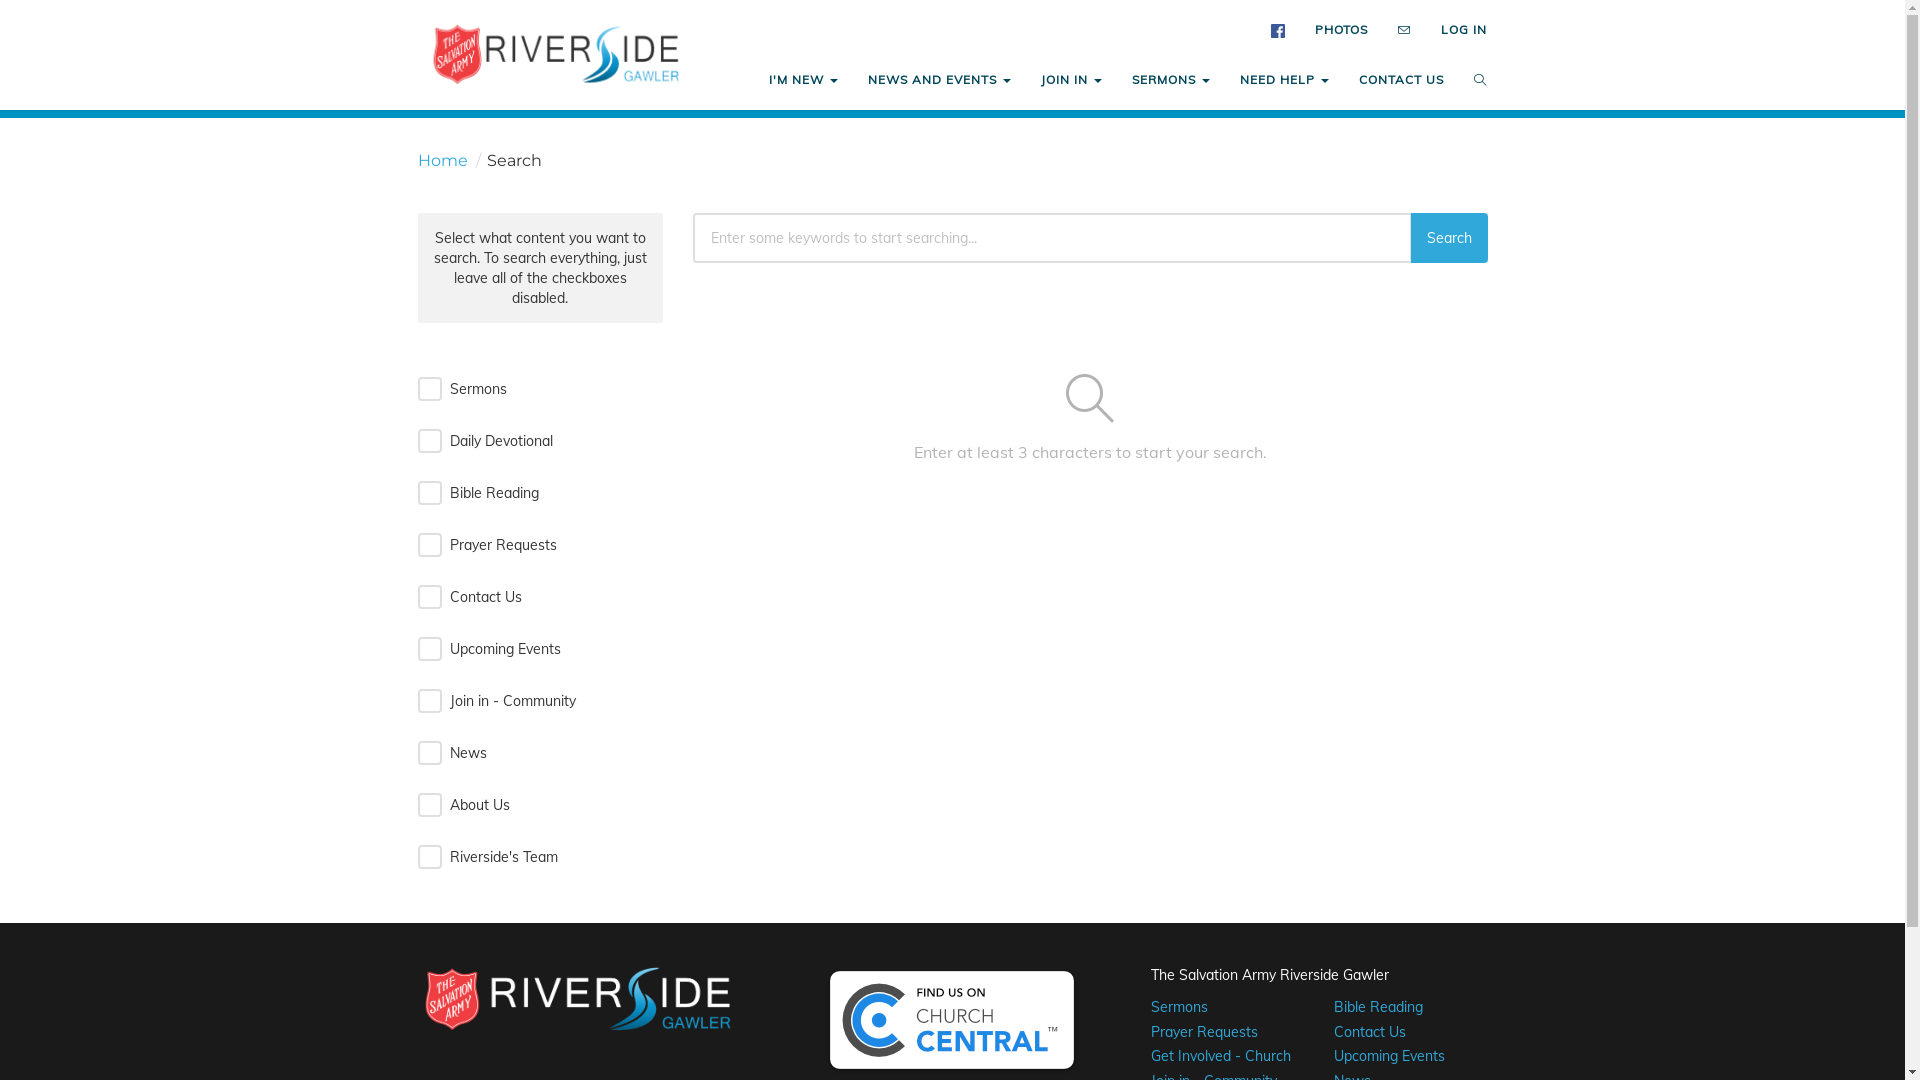 The height and width of the screenshot is (1080, 1920). Describe the element at coordinates (441, 159) in the screenshot. I see `'Home'` at that location.